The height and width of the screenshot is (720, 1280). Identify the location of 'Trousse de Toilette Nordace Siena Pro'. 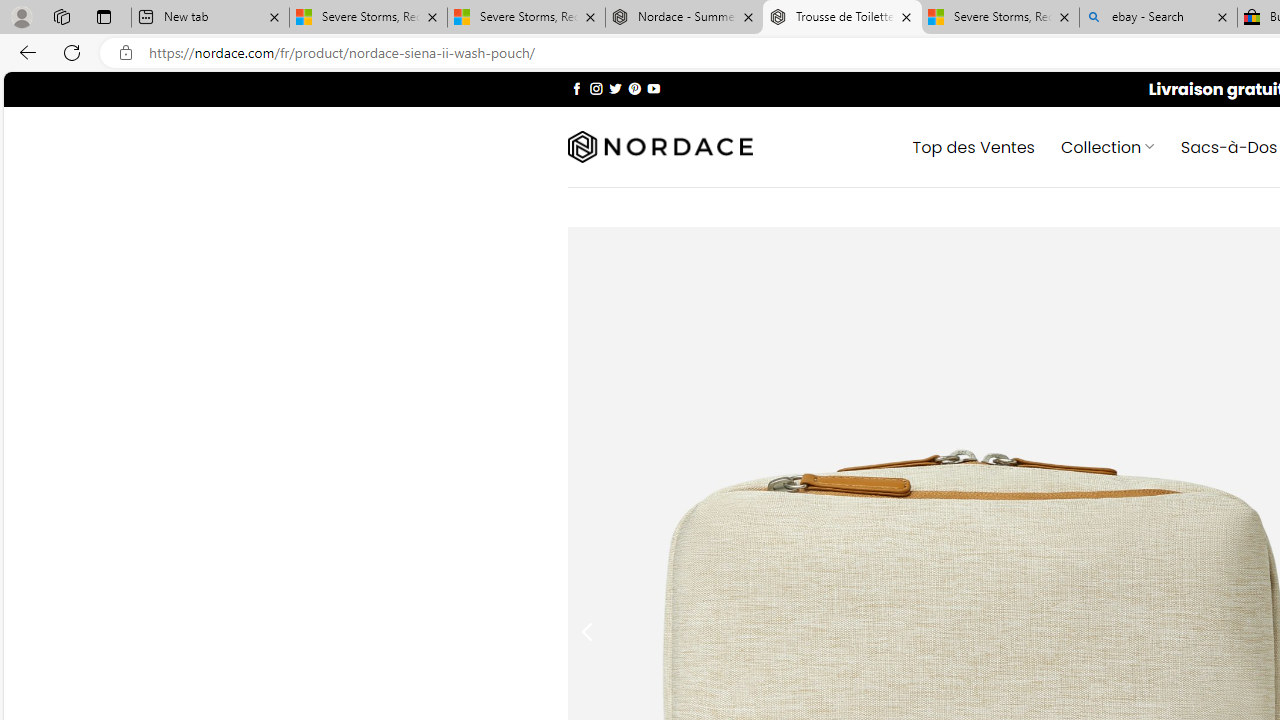
(842, 17).